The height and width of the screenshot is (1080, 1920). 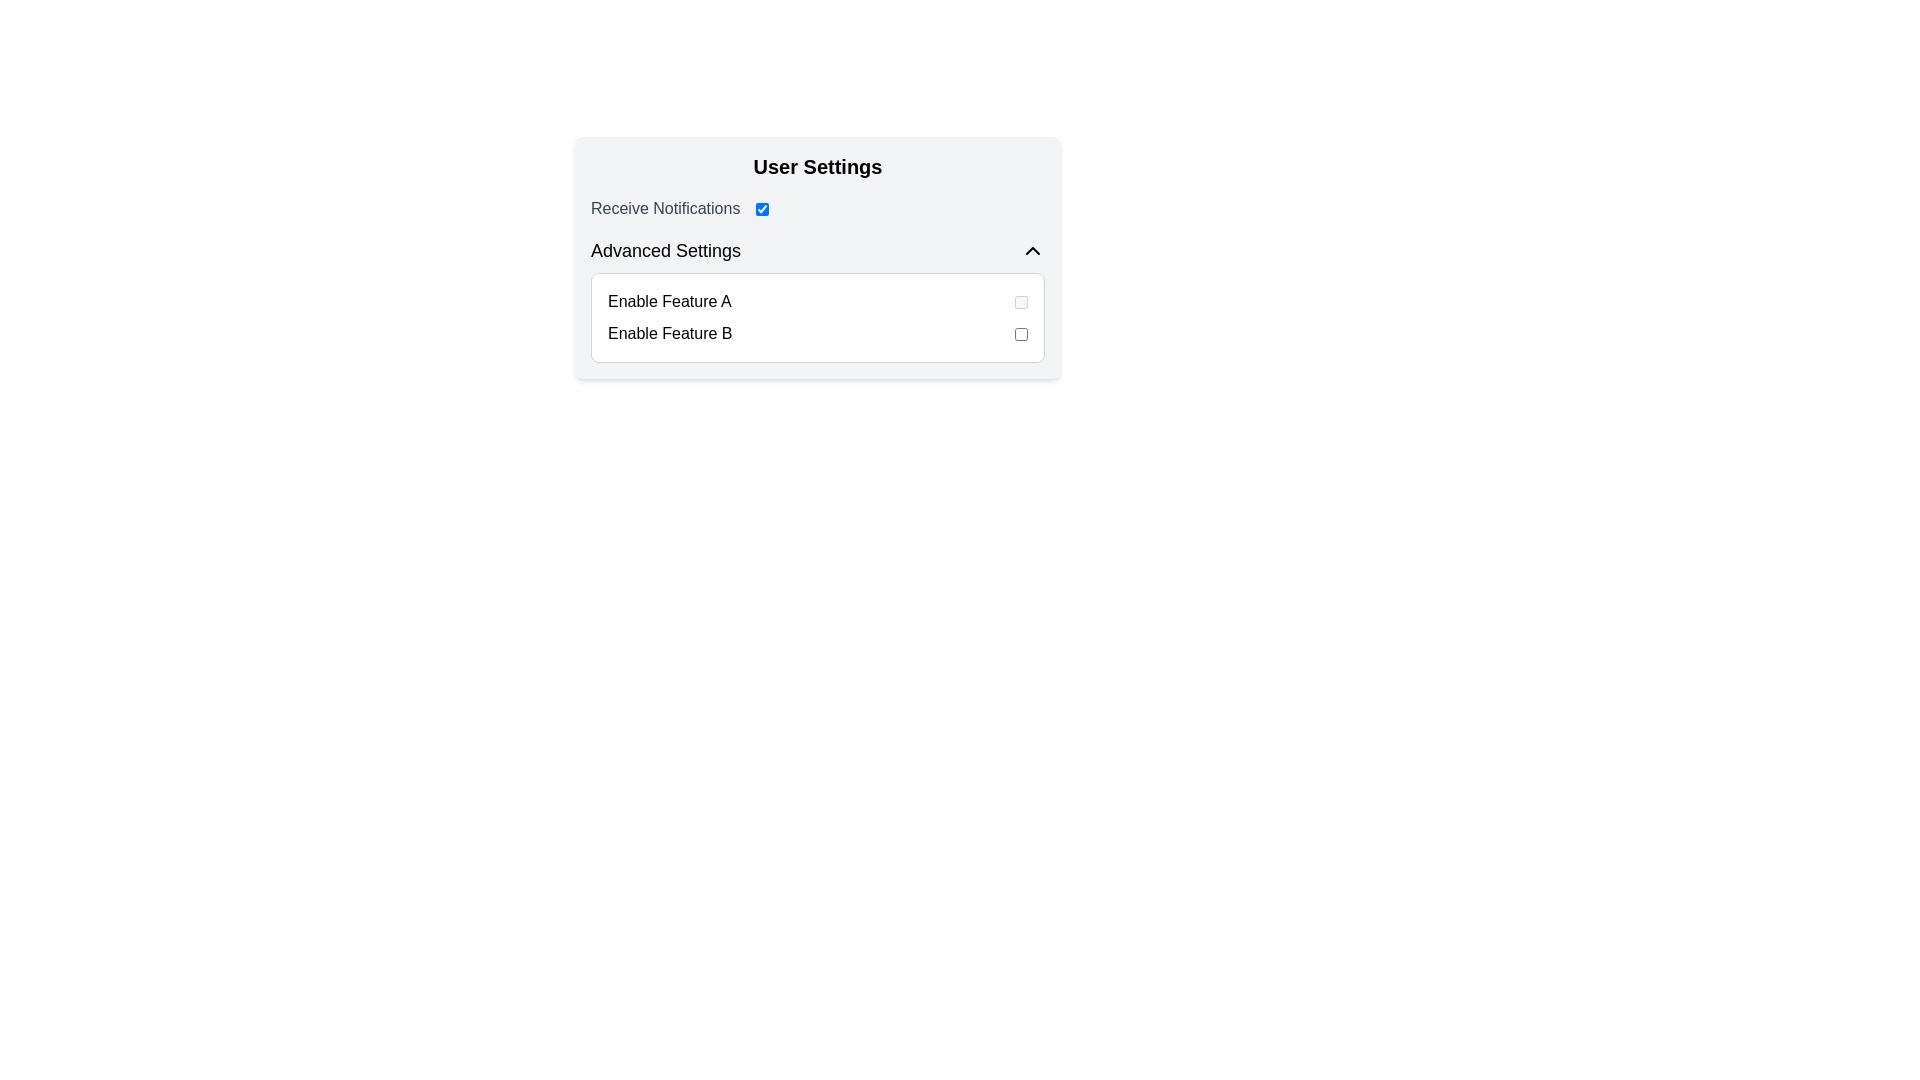 What do you see at coordinates (1021, 301) in the screenshot?
I see `the toggle checkbox for 'Enable Feature A' located in the 'Advanced Settings' section of the 'User Settings' interface to potentially display a tooltip` at bounding box center [1021, 301].